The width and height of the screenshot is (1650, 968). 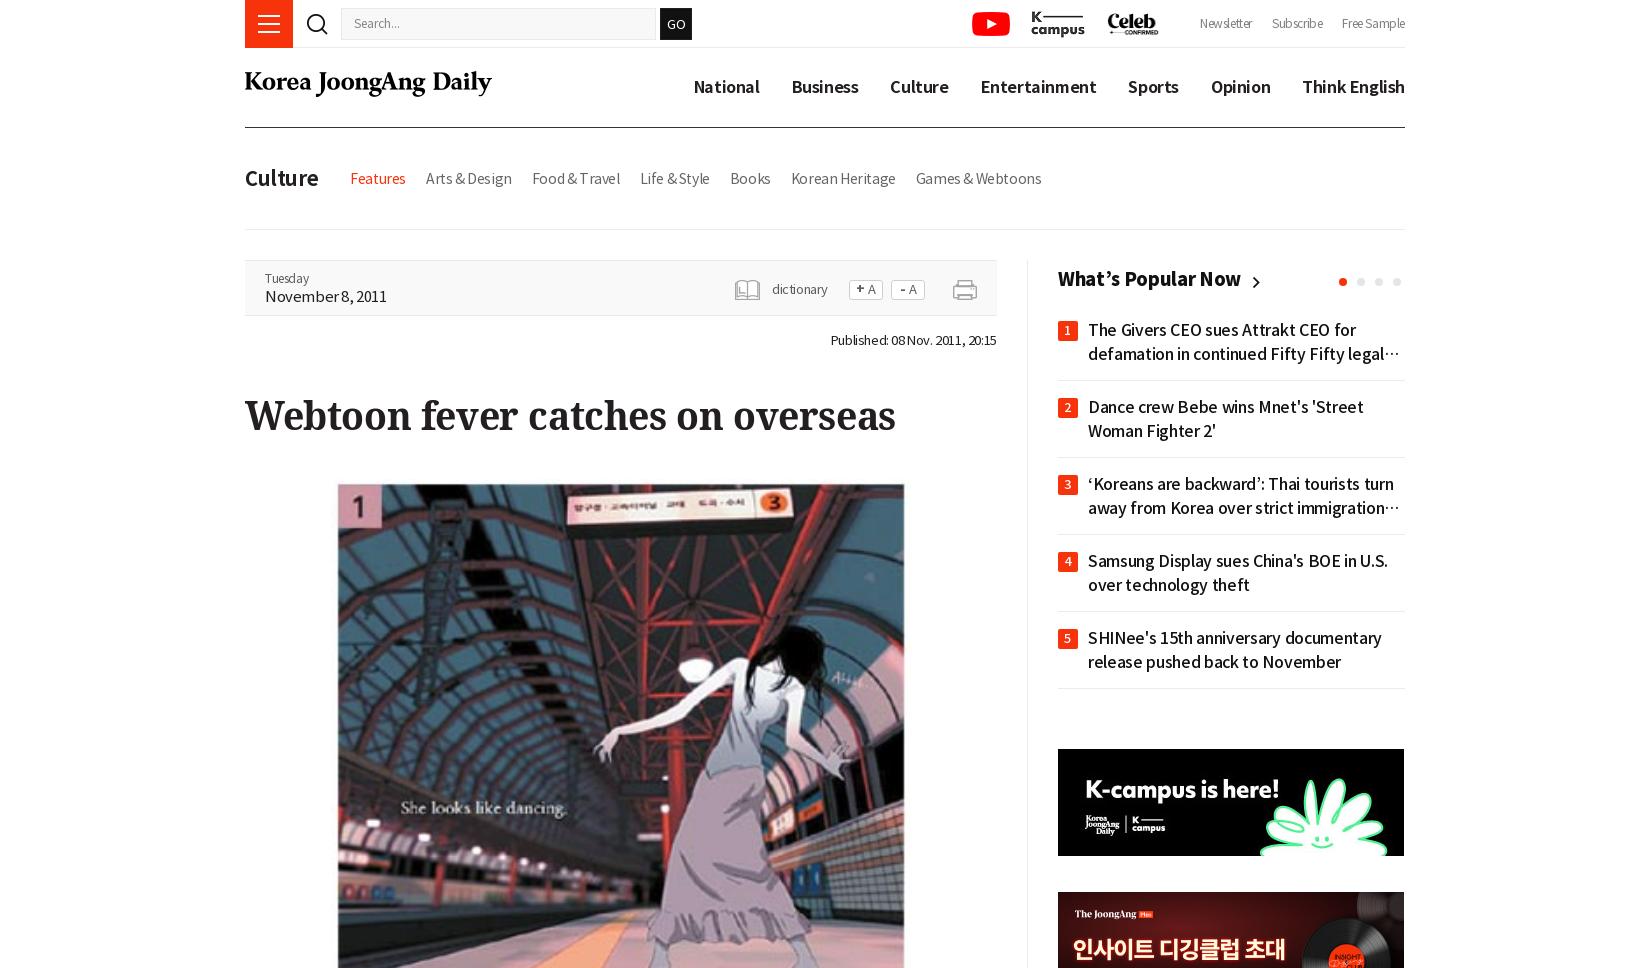 What do you see at coordinates (1067, 330) in the screenshot?
I see `'1'` at bounding box center [1067, 330].